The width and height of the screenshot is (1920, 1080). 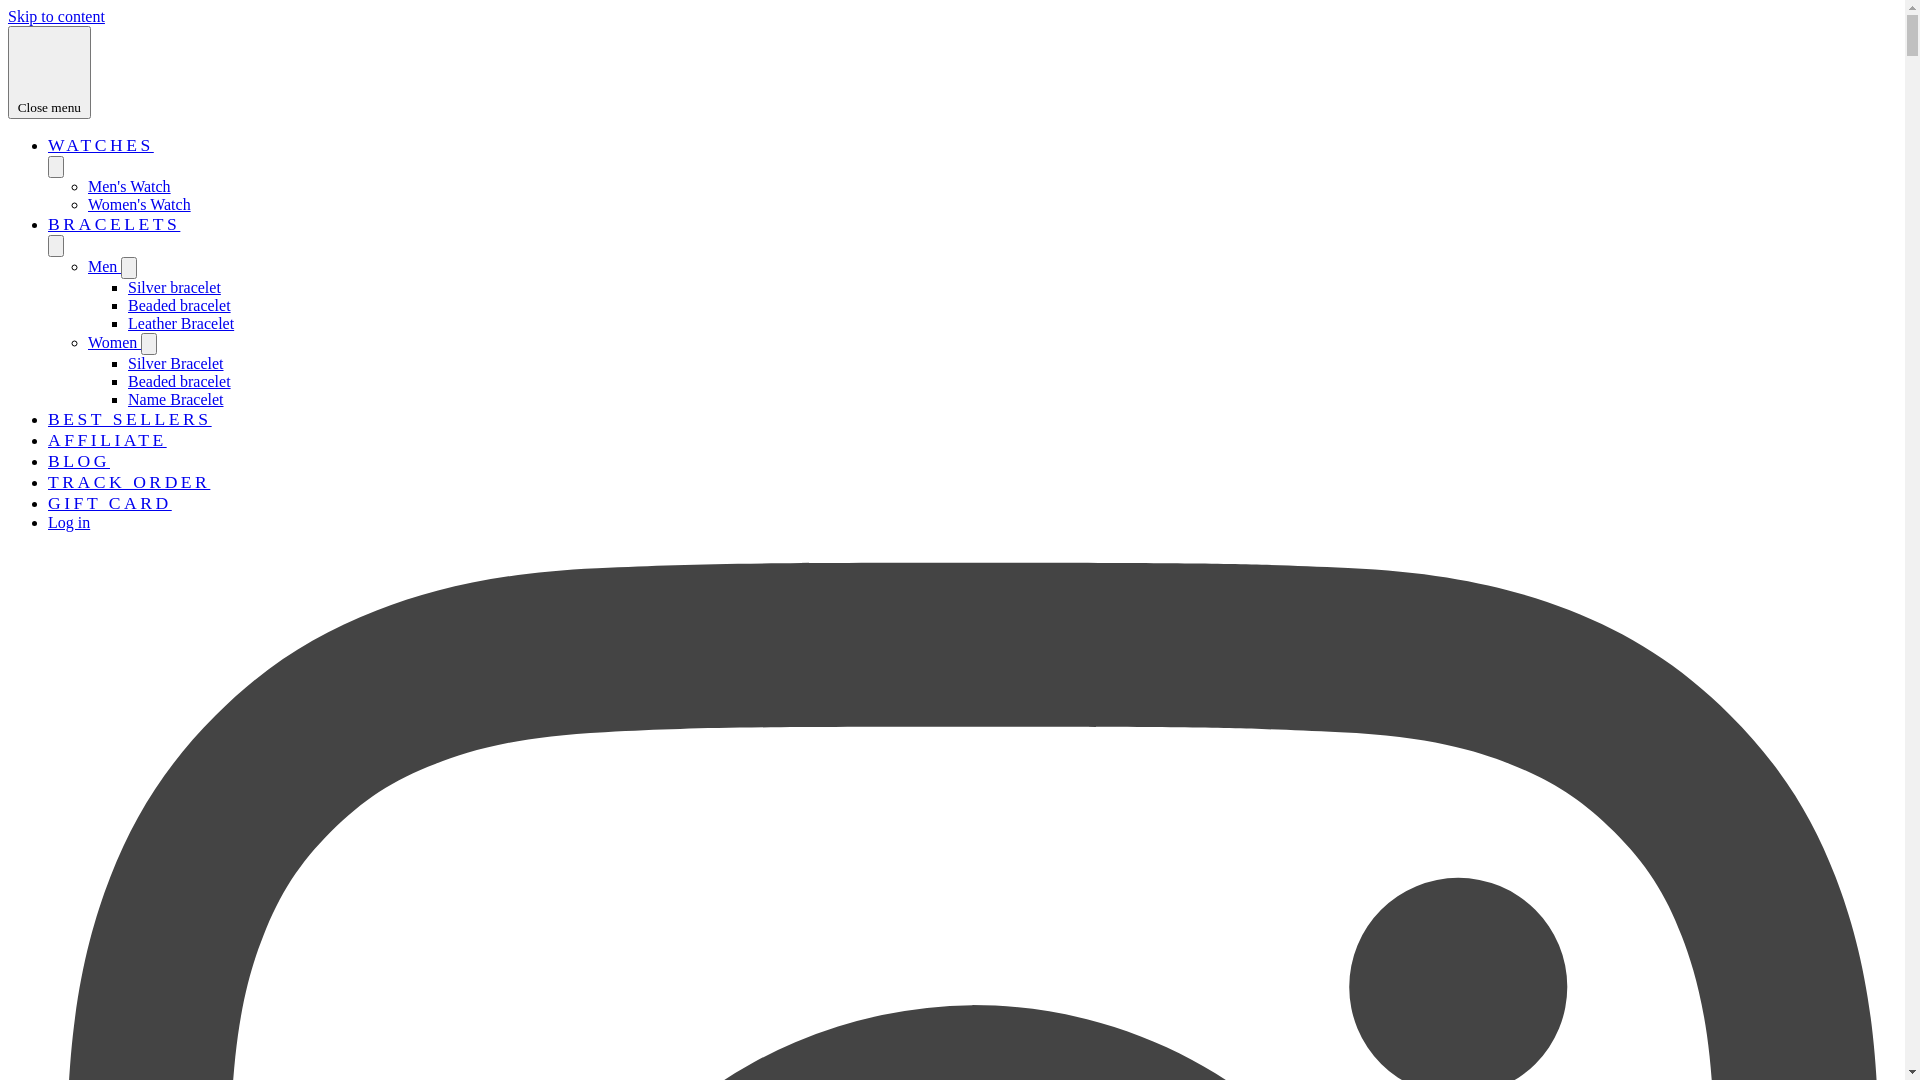 What do you see at coordinates (128, 186) in the screenshot?
I see `'Men's Watch'` at bounding box center [128, 186].